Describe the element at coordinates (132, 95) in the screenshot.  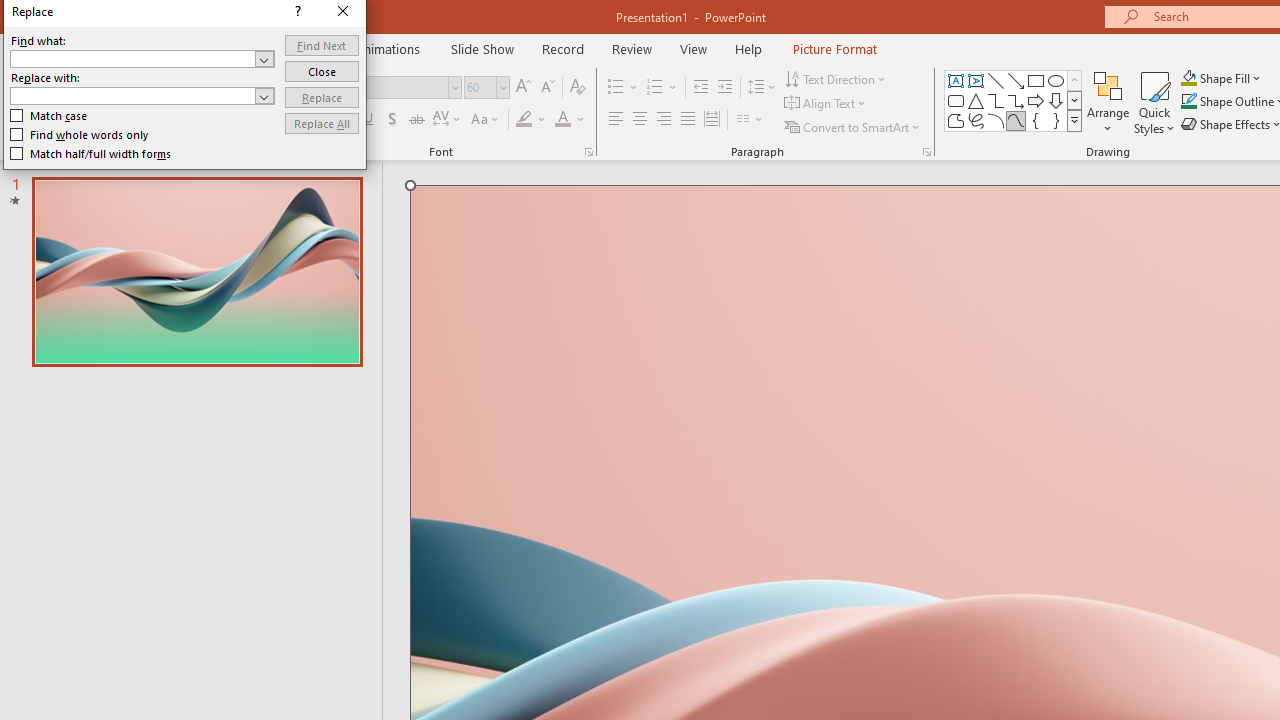
I see `'Replace with'` at that location.